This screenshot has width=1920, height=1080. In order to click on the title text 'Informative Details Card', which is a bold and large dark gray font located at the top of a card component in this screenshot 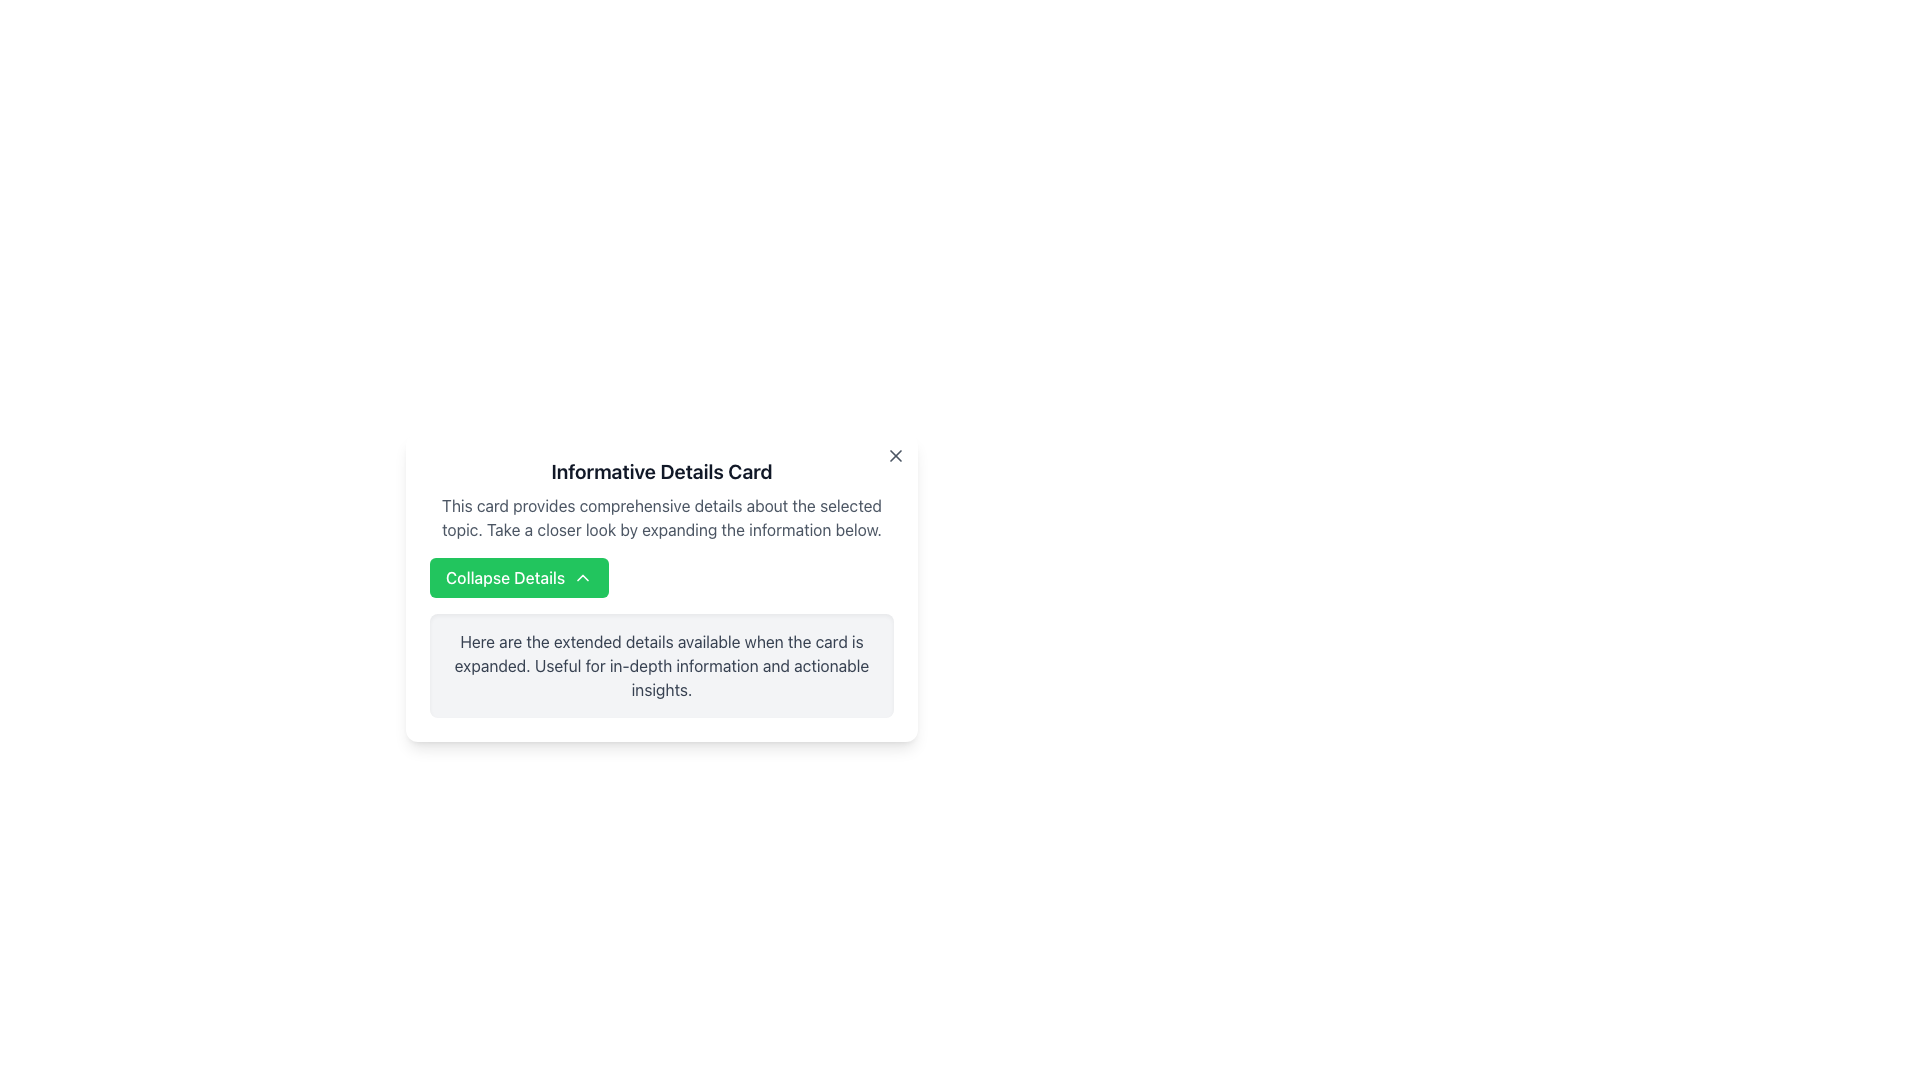, I will do `click(662, 471)`.